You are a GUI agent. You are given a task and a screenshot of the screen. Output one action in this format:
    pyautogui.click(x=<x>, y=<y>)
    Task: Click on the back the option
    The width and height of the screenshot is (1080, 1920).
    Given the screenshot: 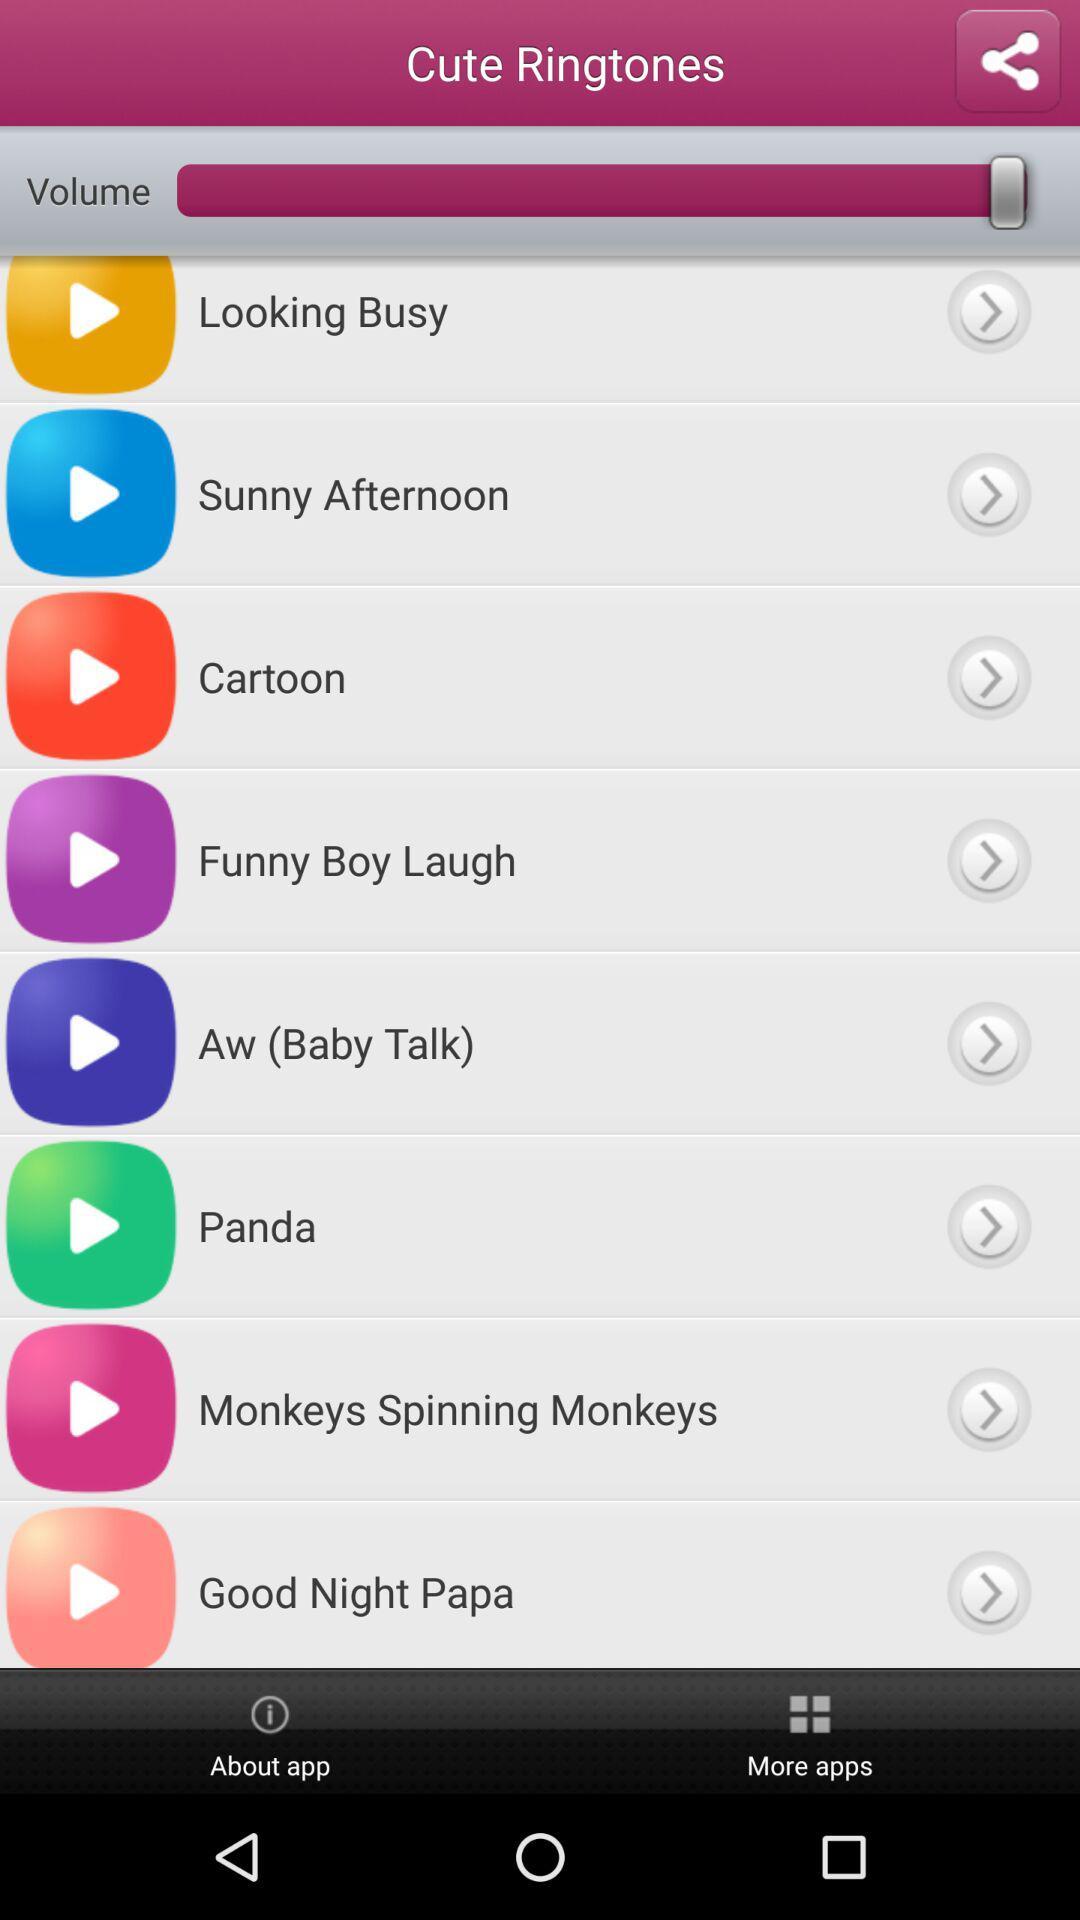 What is the action you would take?
    pyautogui.click(x=987, y=493)
    